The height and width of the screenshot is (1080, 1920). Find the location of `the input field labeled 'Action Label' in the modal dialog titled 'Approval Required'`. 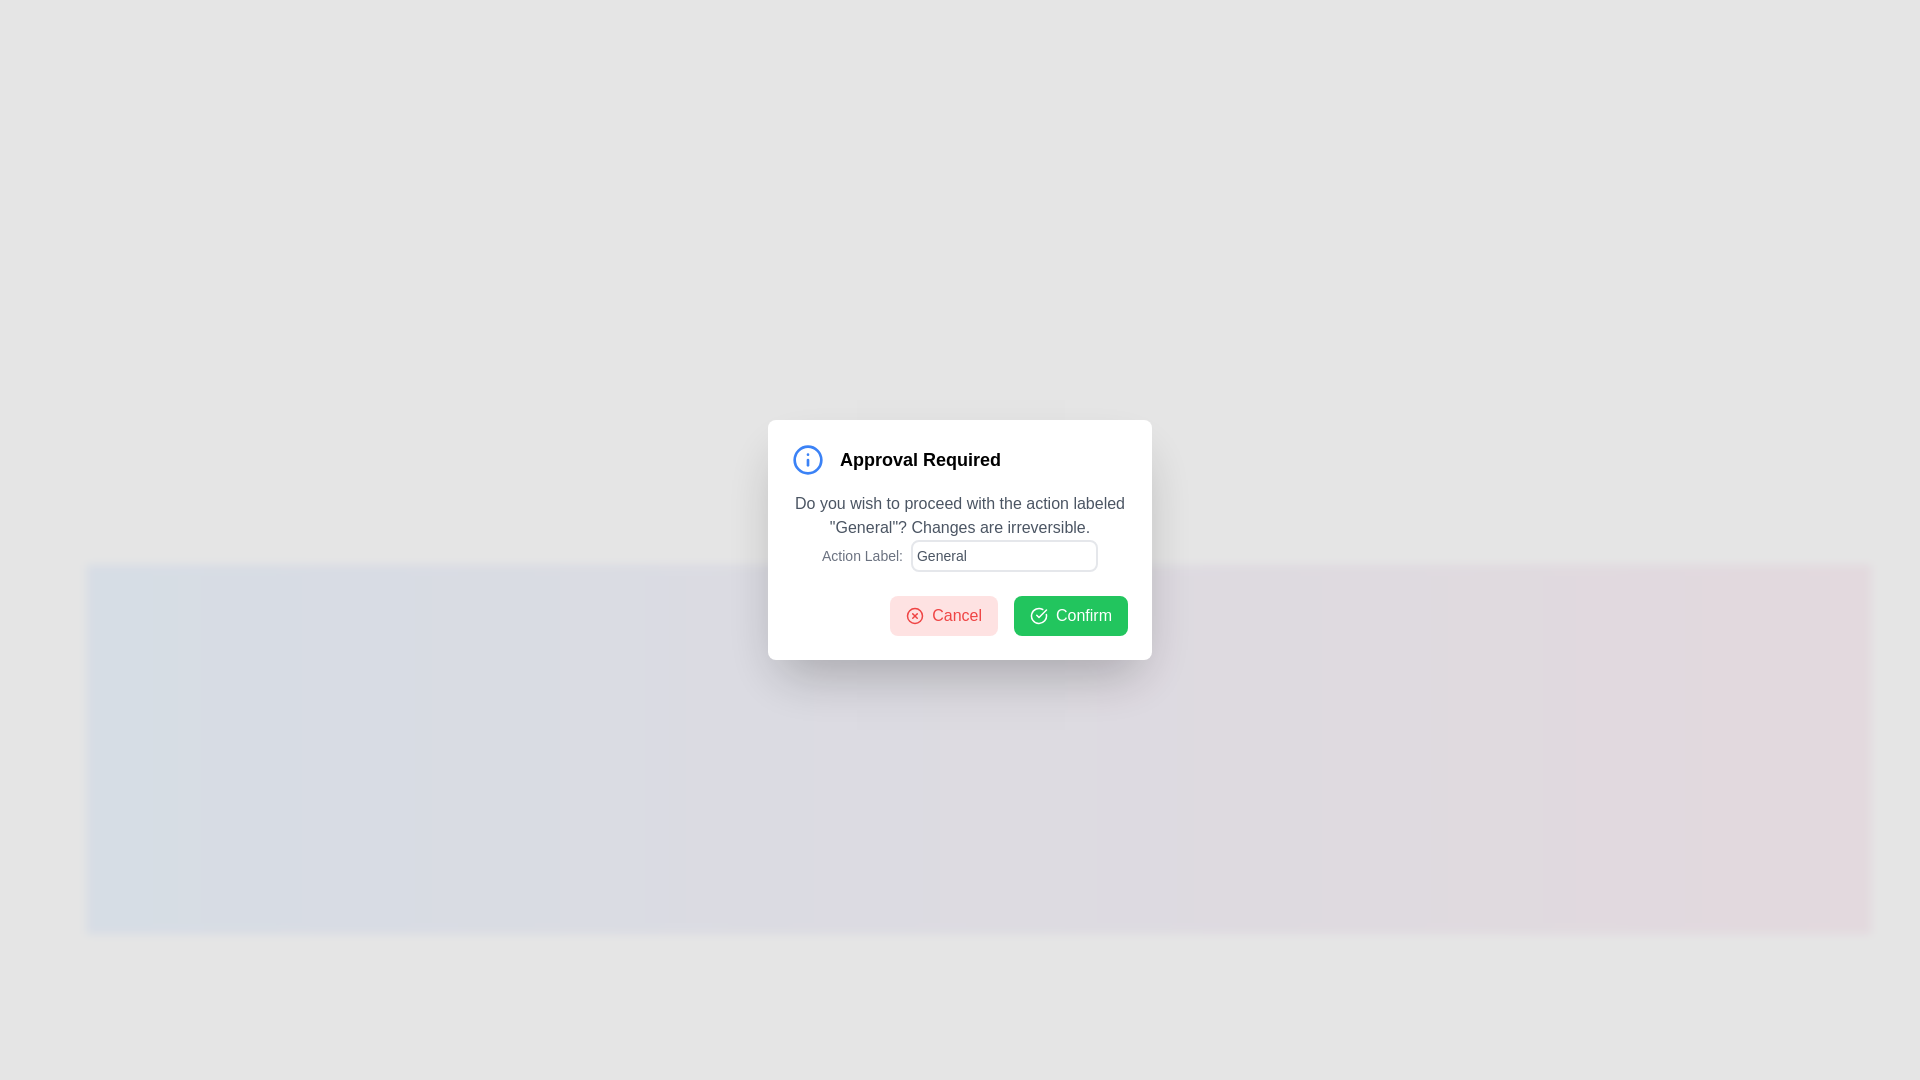

the input field labeled 'Action Label' in the modal dialog titled 'Approval Required' is located at coordinates (960, 540).